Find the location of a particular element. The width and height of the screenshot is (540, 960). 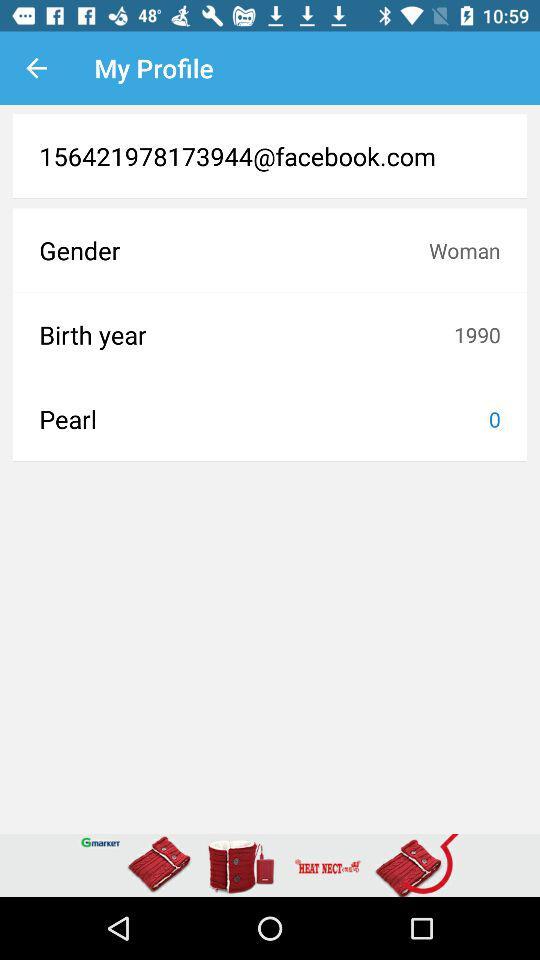

156421978173944@facebook.com item is located at coordinates (270, 155).